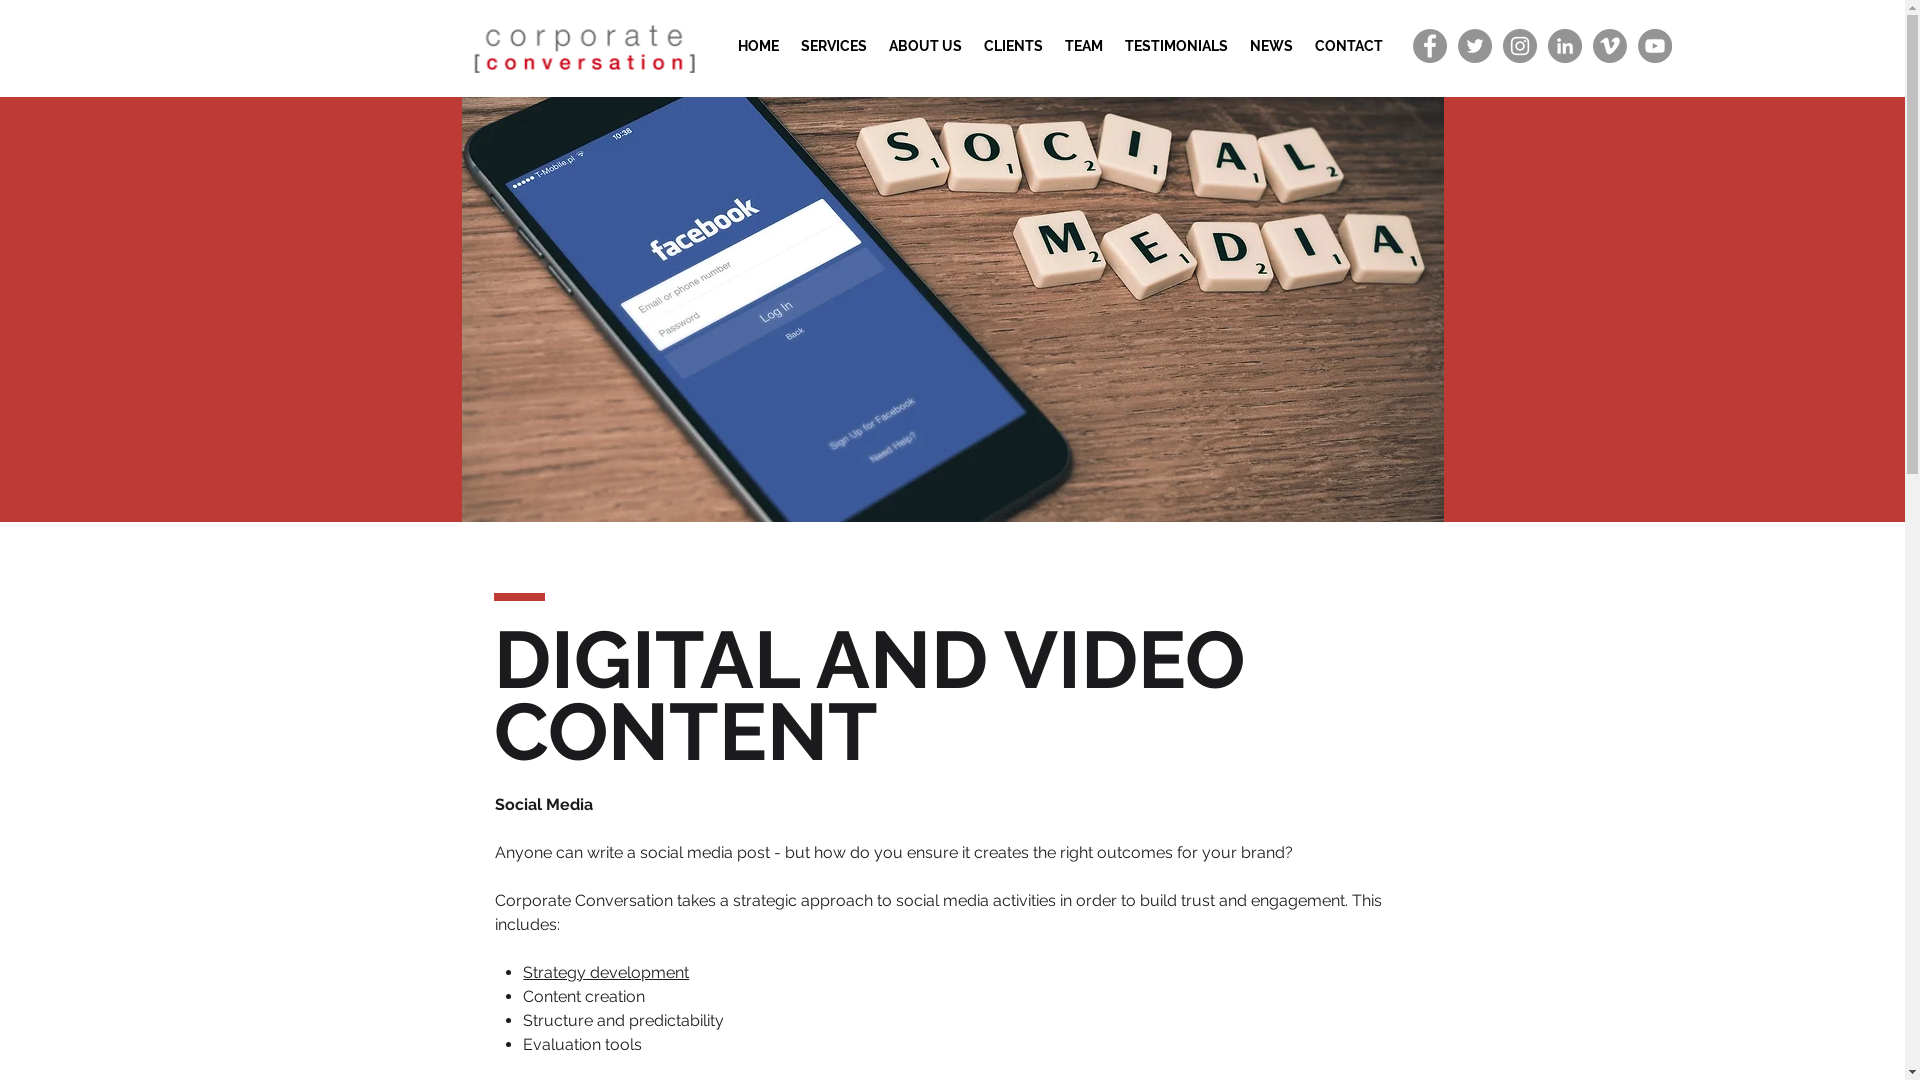 The height and width of the screenshot is (1080, 1920). Describe the element at coordinates (834, 45) in the screenshot. I see `'SERVICES'` at that location.